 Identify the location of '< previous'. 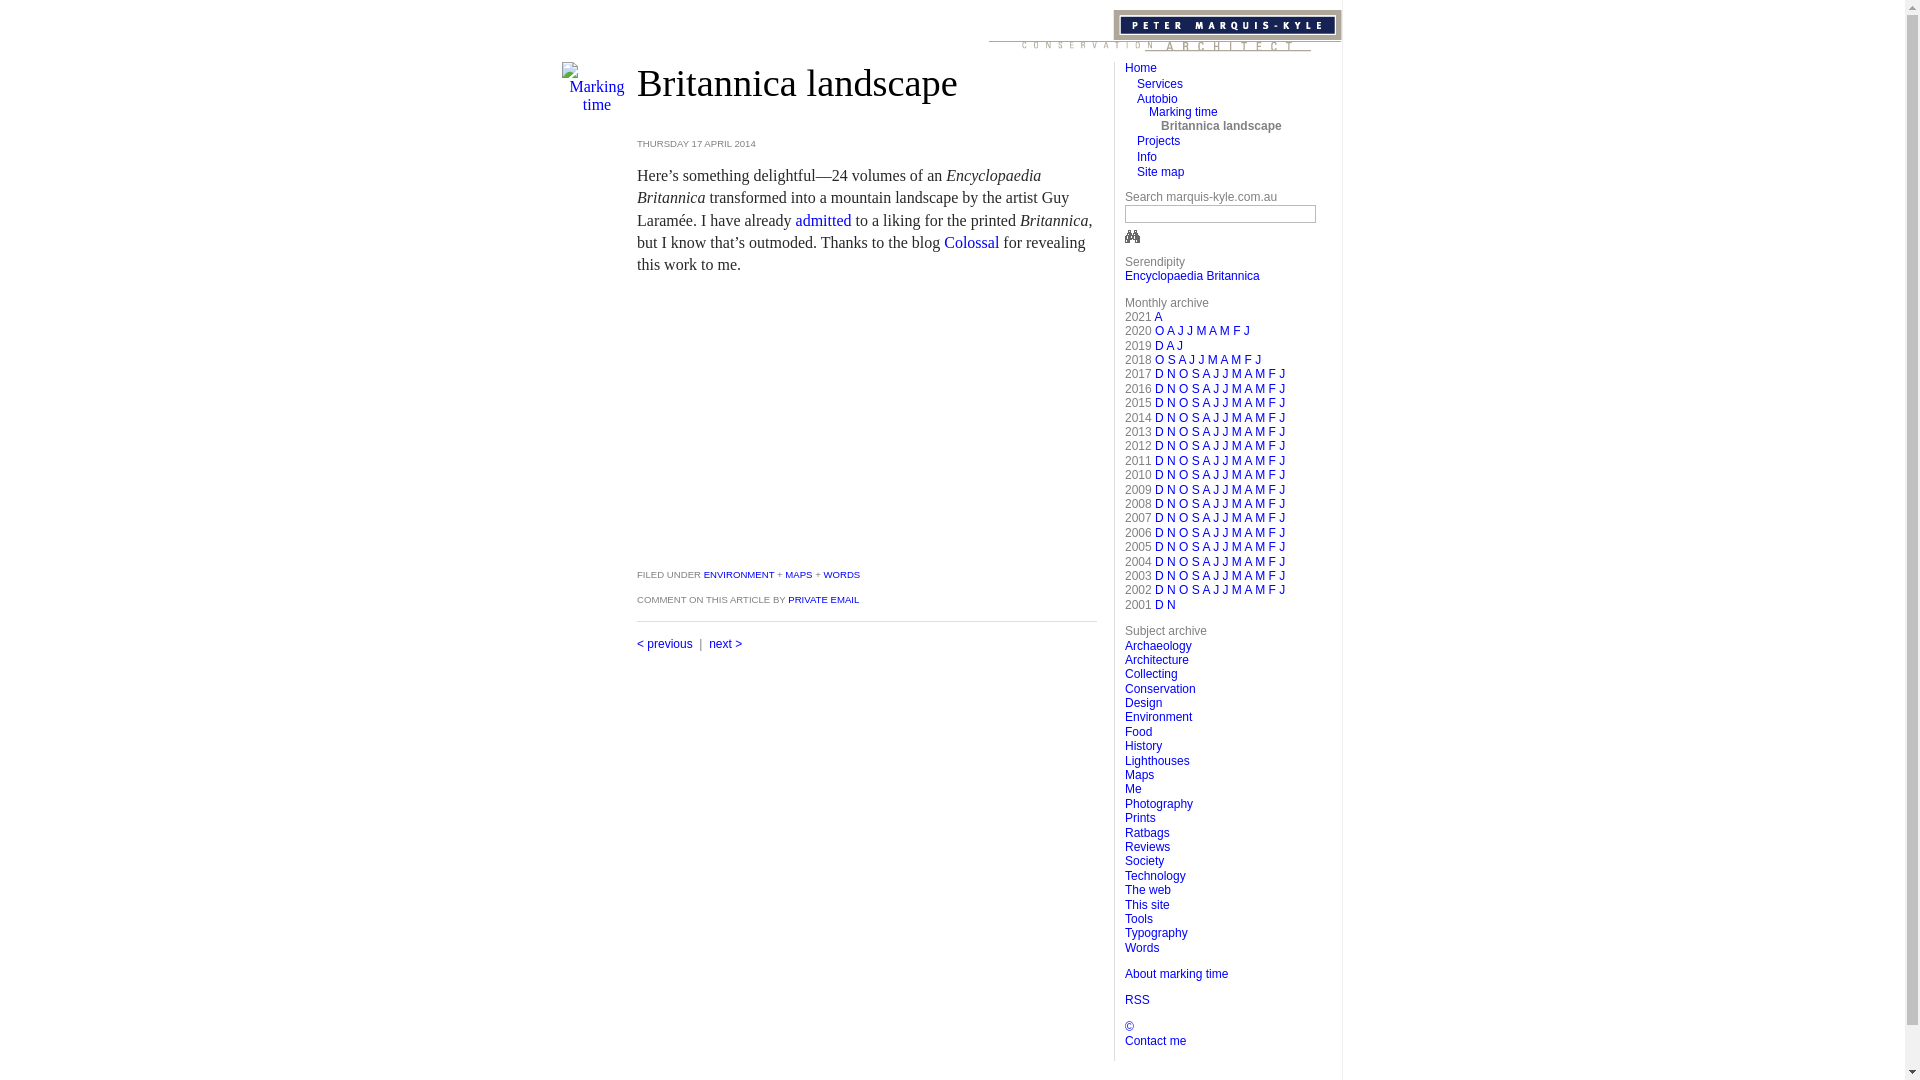
(665, 644).